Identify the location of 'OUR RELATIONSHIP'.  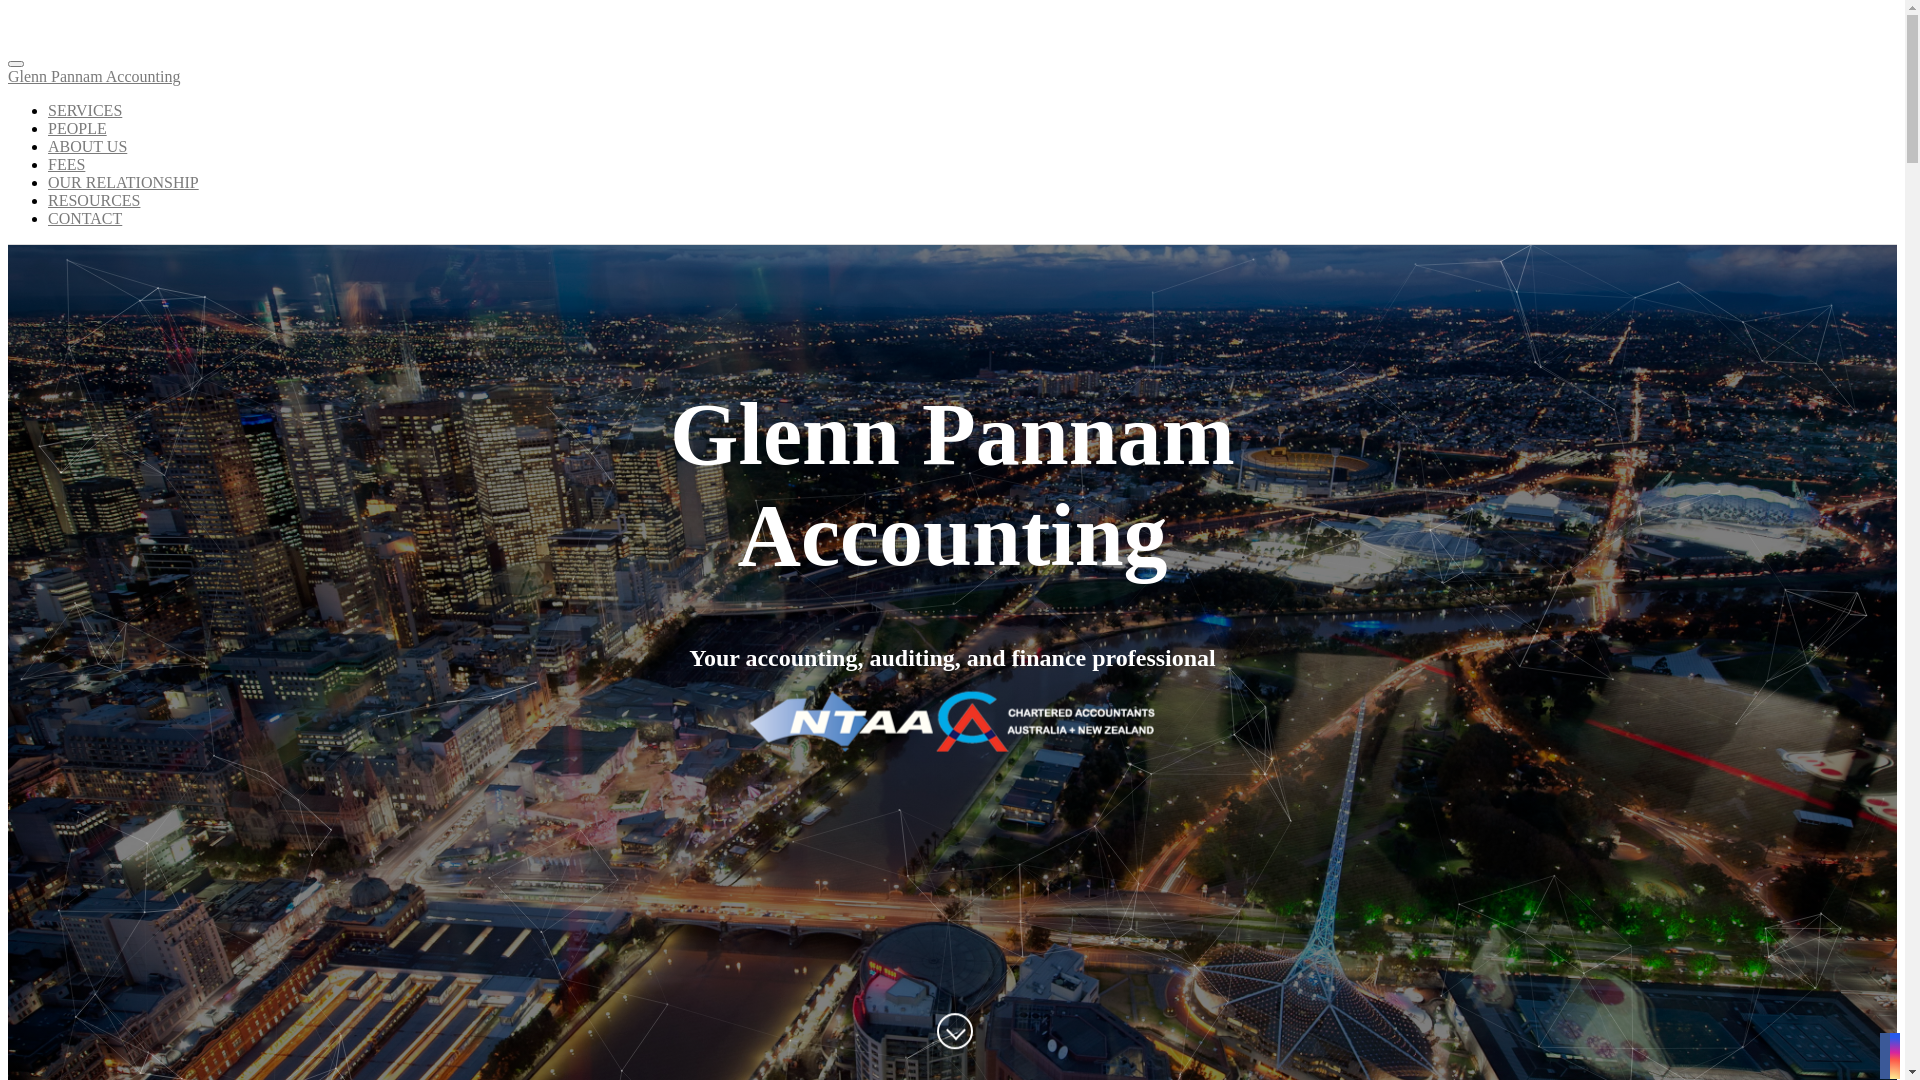
(48, 182).